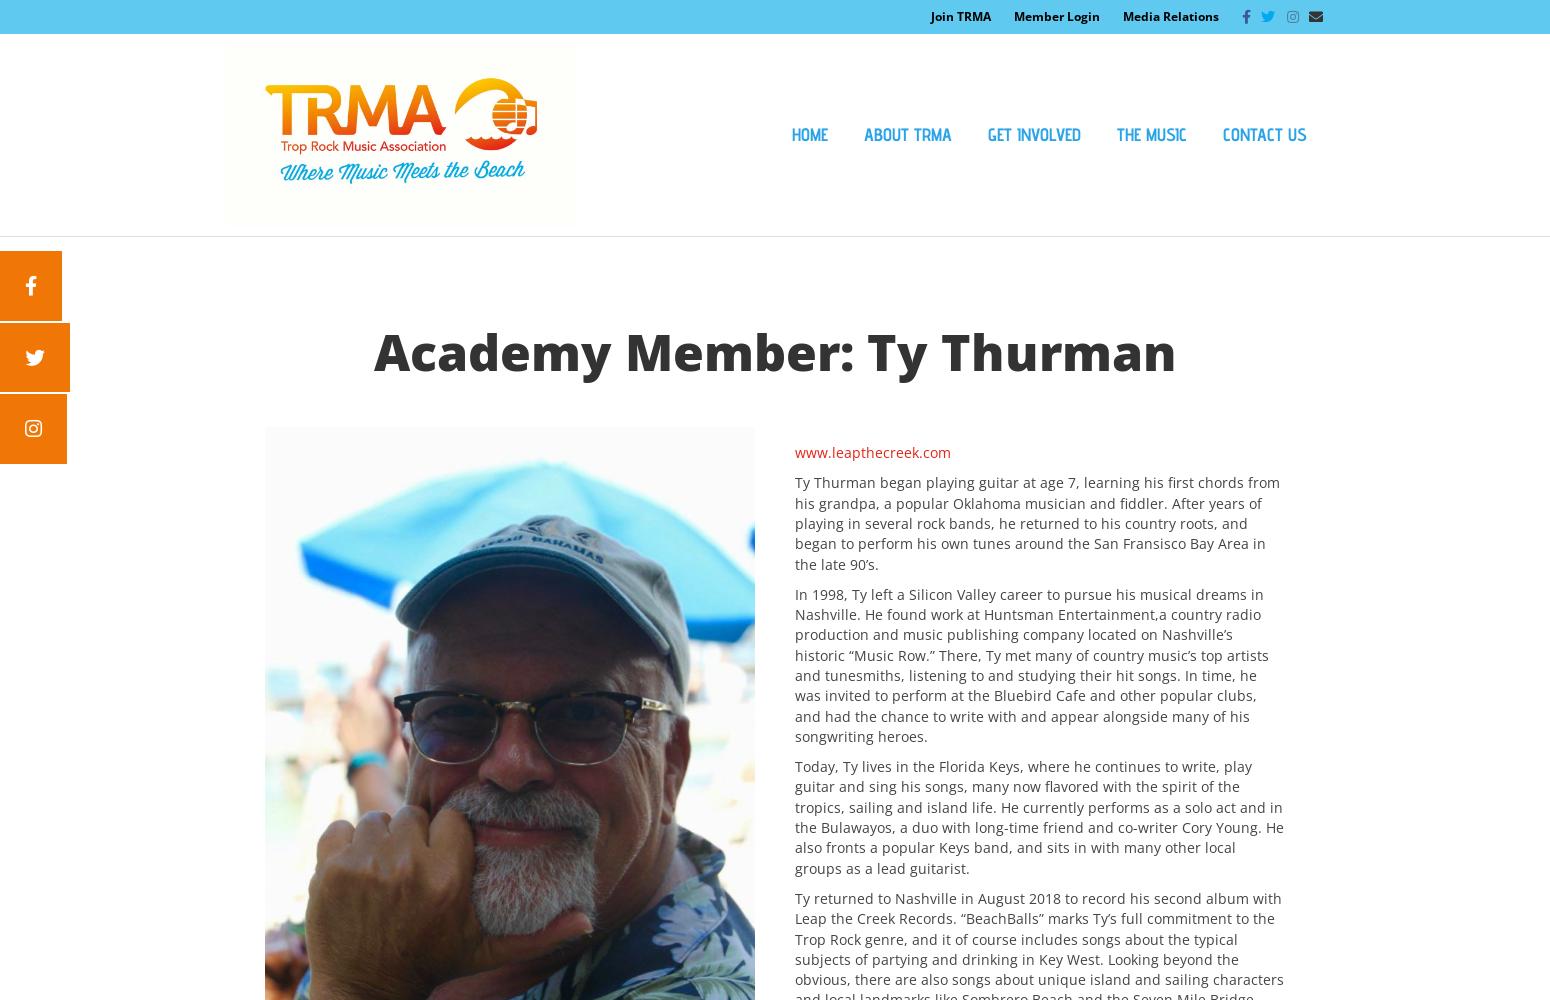 Image resolution: width=1550 pixels, height=1000 pixels. I want to click on 'About TRMA', so click(907, 134).